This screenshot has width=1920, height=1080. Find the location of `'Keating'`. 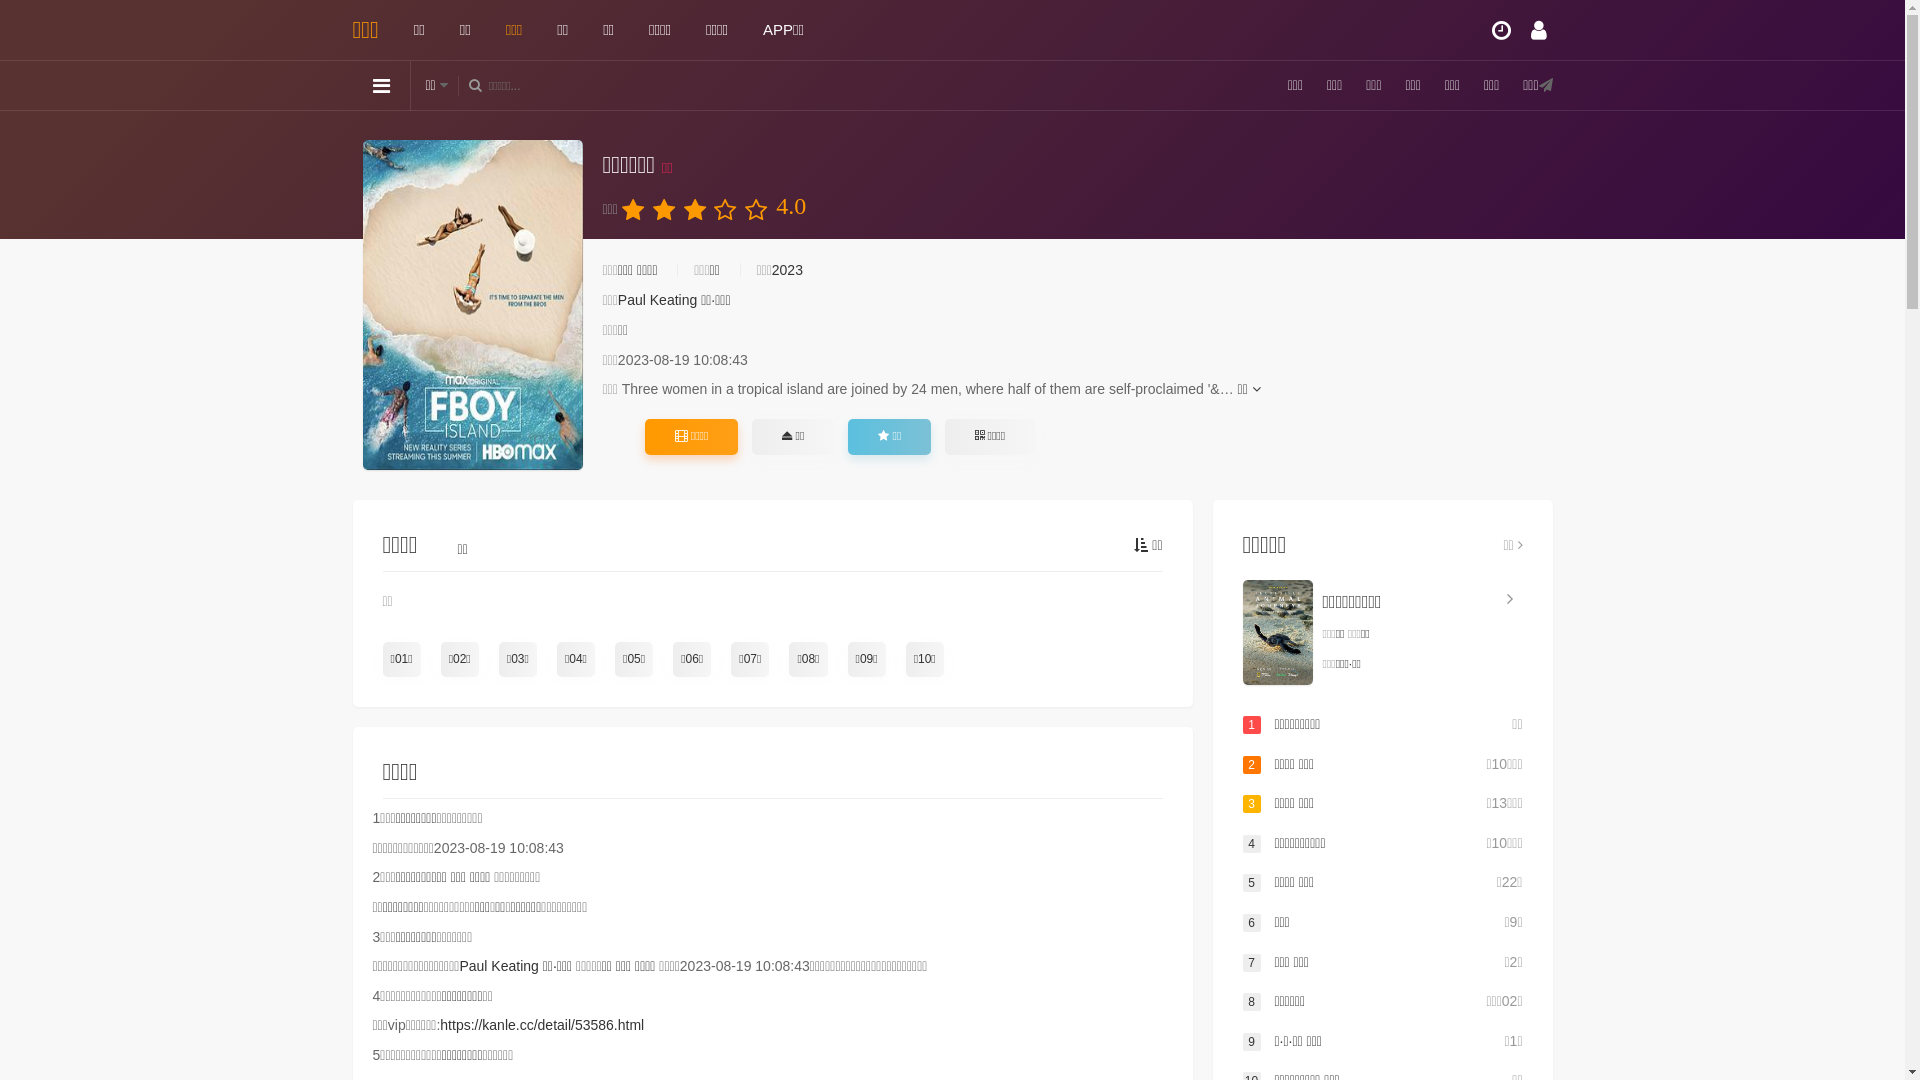

'Keating' is located at coordinates (673, 300).